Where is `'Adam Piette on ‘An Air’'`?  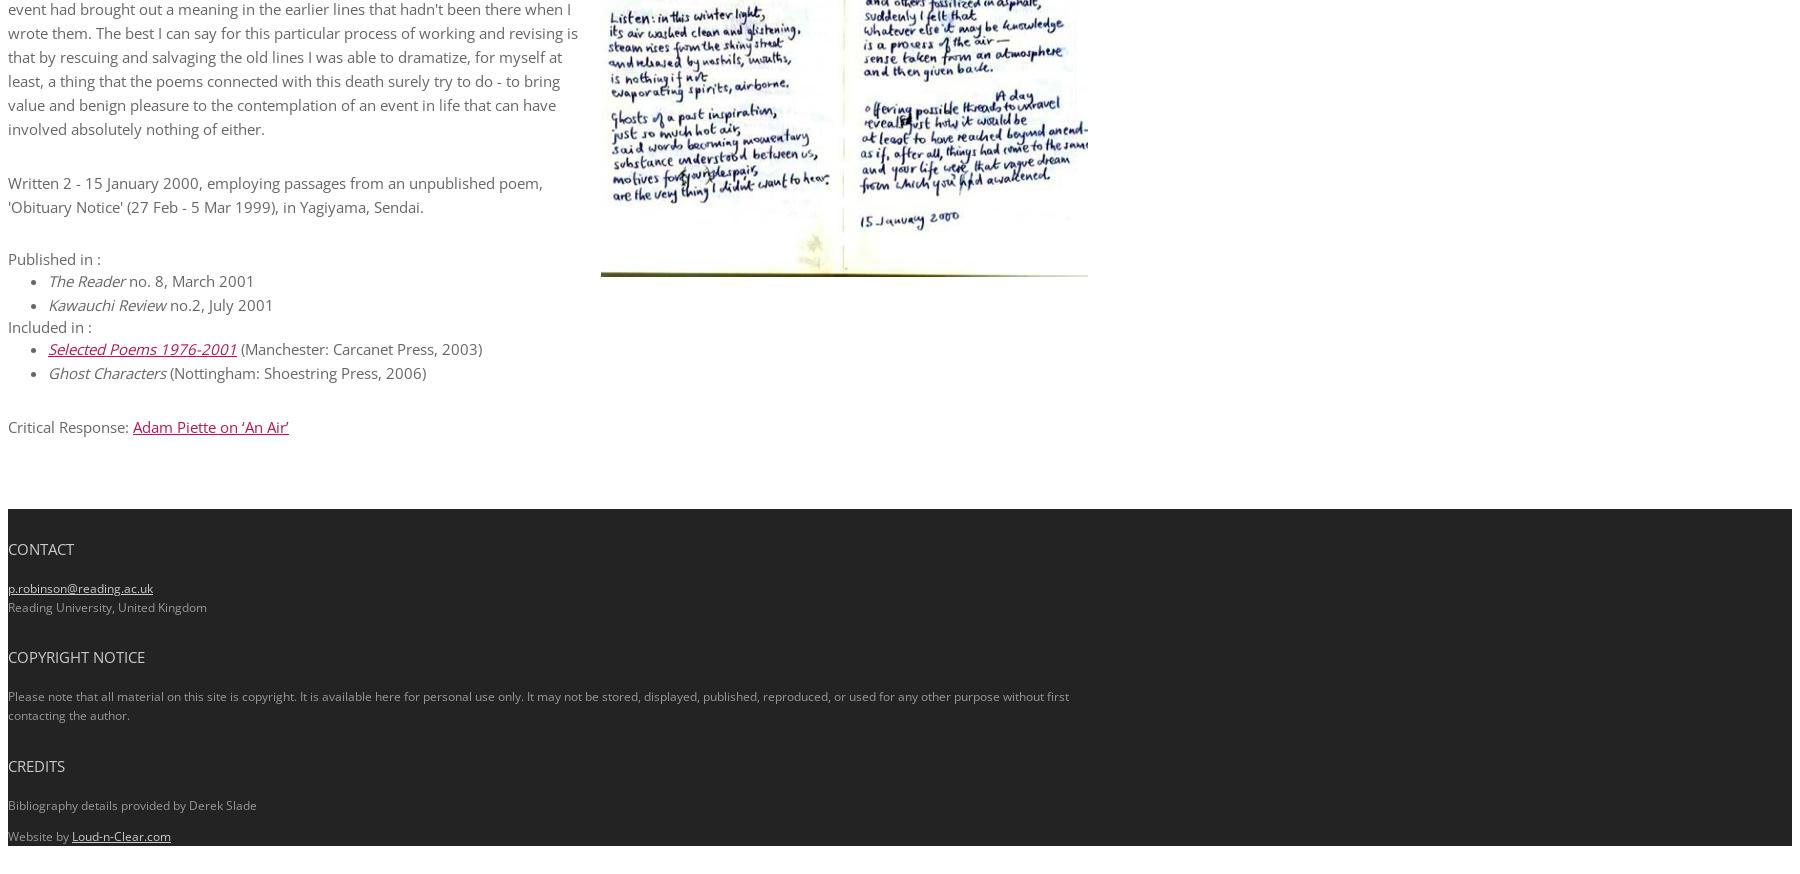 'Adam Piette on ‘An Air’' is located at coordinates (210, 425).